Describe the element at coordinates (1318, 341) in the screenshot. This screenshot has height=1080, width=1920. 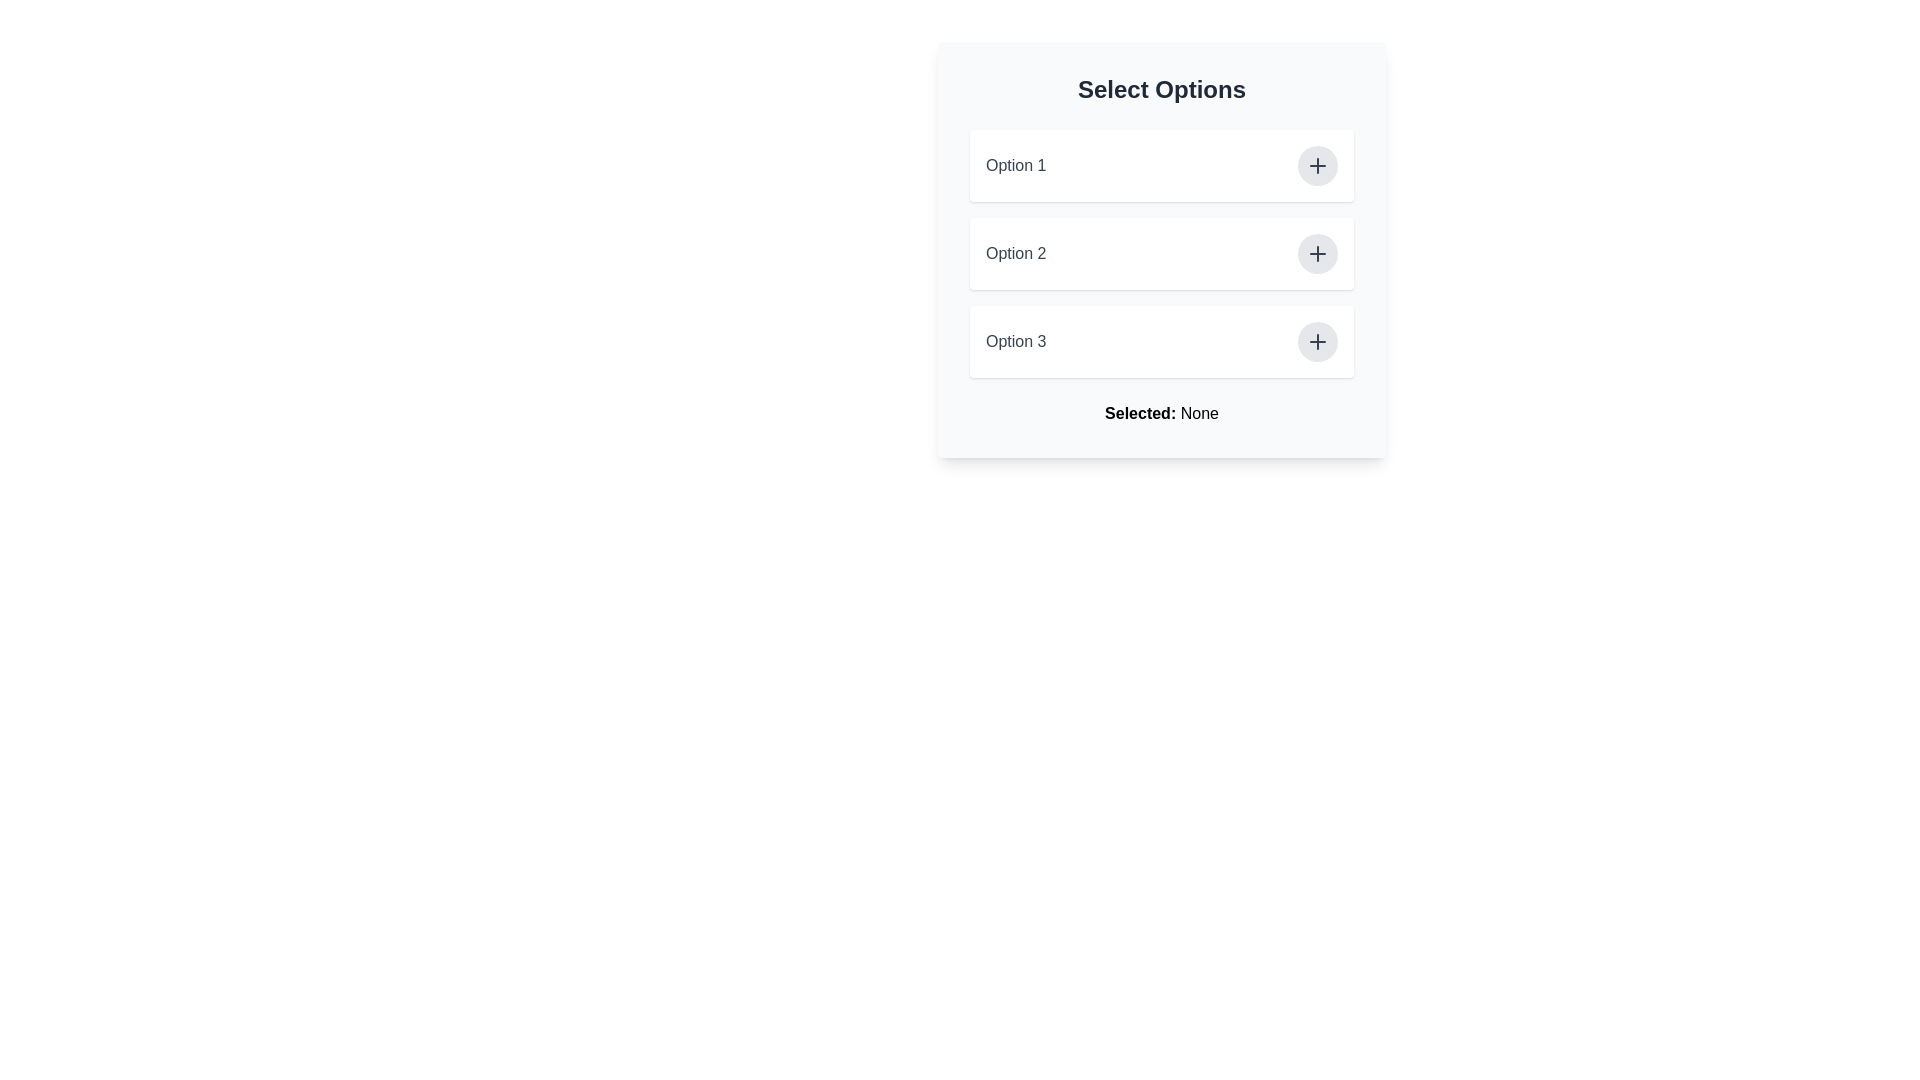
I see `the circular gray button with a '+' icon, located to the right of 'Option 3' in the list of buttons under 'Select Options'` at that location.